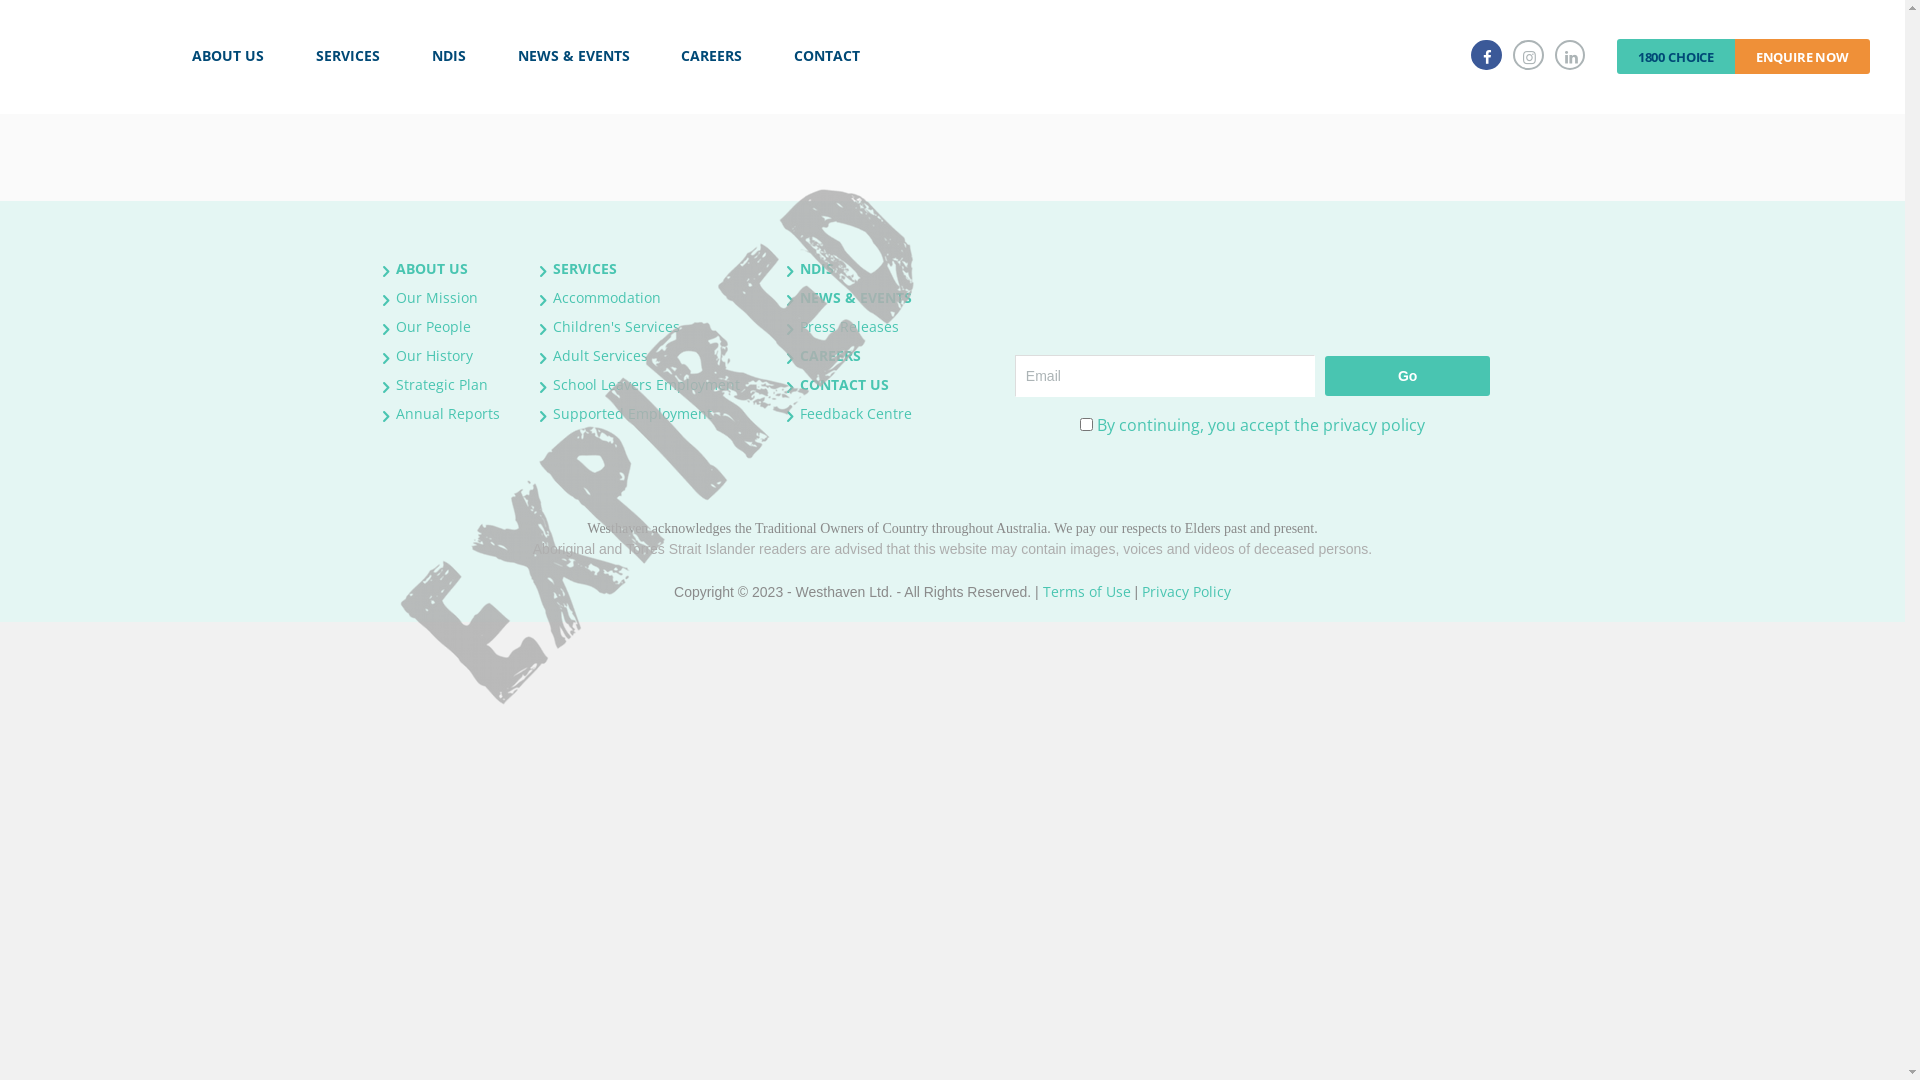 Image resolution: width=1920 pixels, height=1080 pixels. Describe the element at coordinates (826, 55) in the screenshot. I see `'CONTACT'` at that location.